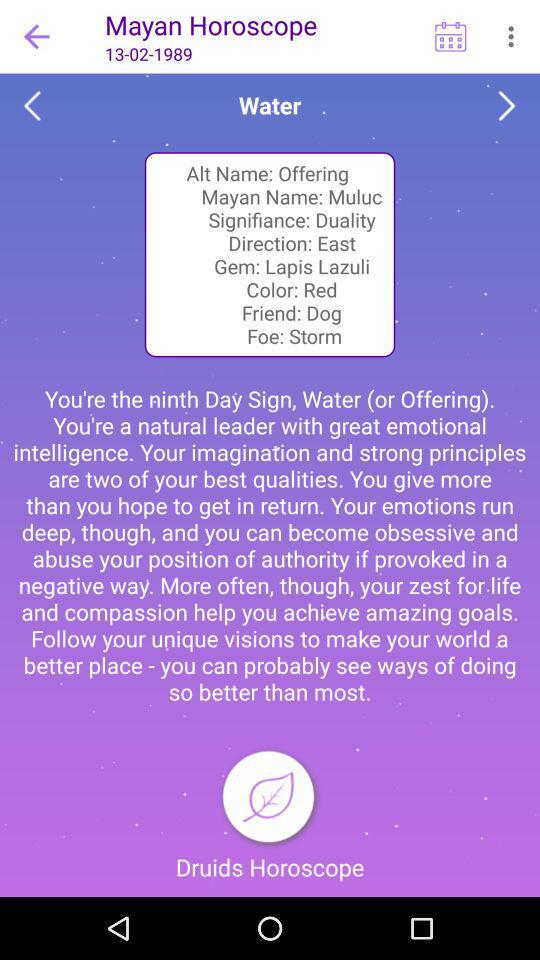 The image size is (540, 960). I want to click on the arrow_forward icon, so click(507, 106).